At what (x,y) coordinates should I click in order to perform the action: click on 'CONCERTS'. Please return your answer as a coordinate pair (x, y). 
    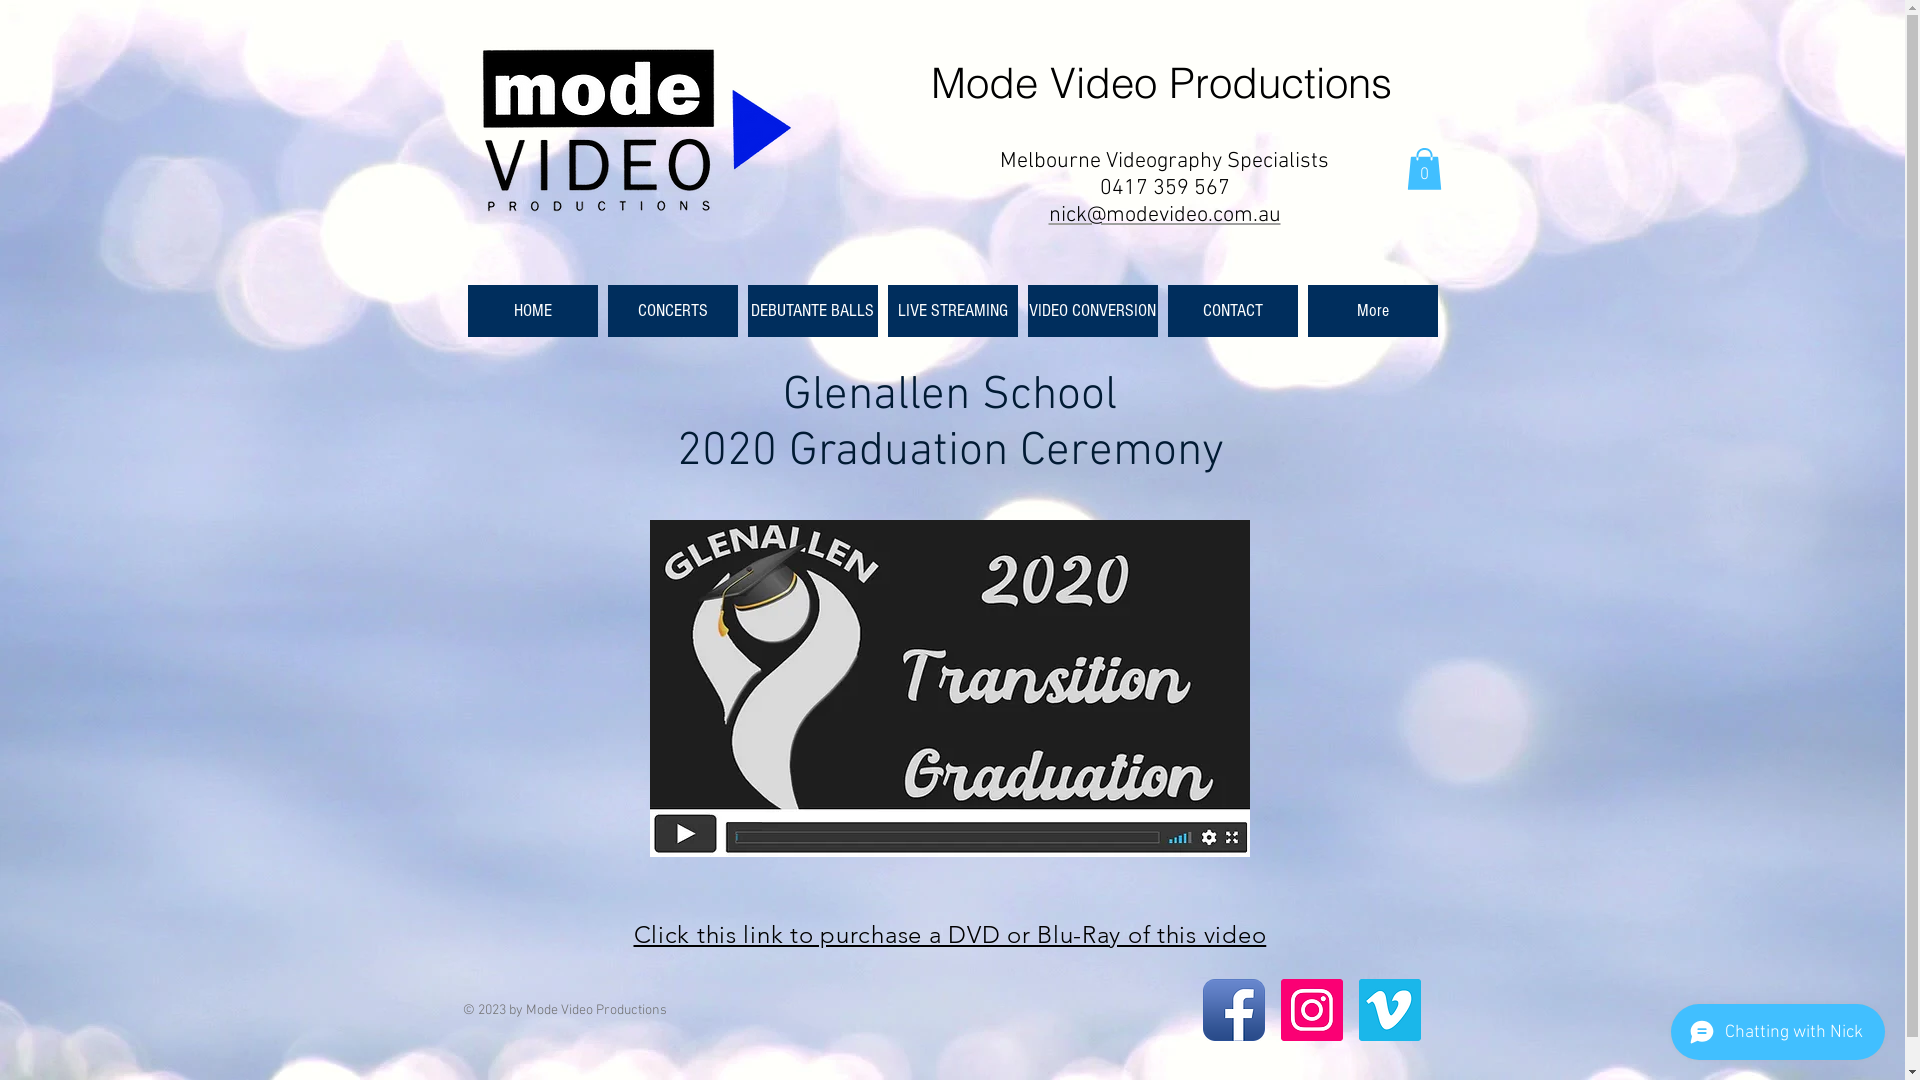
    Looking at the image, I should click on (672, 311).